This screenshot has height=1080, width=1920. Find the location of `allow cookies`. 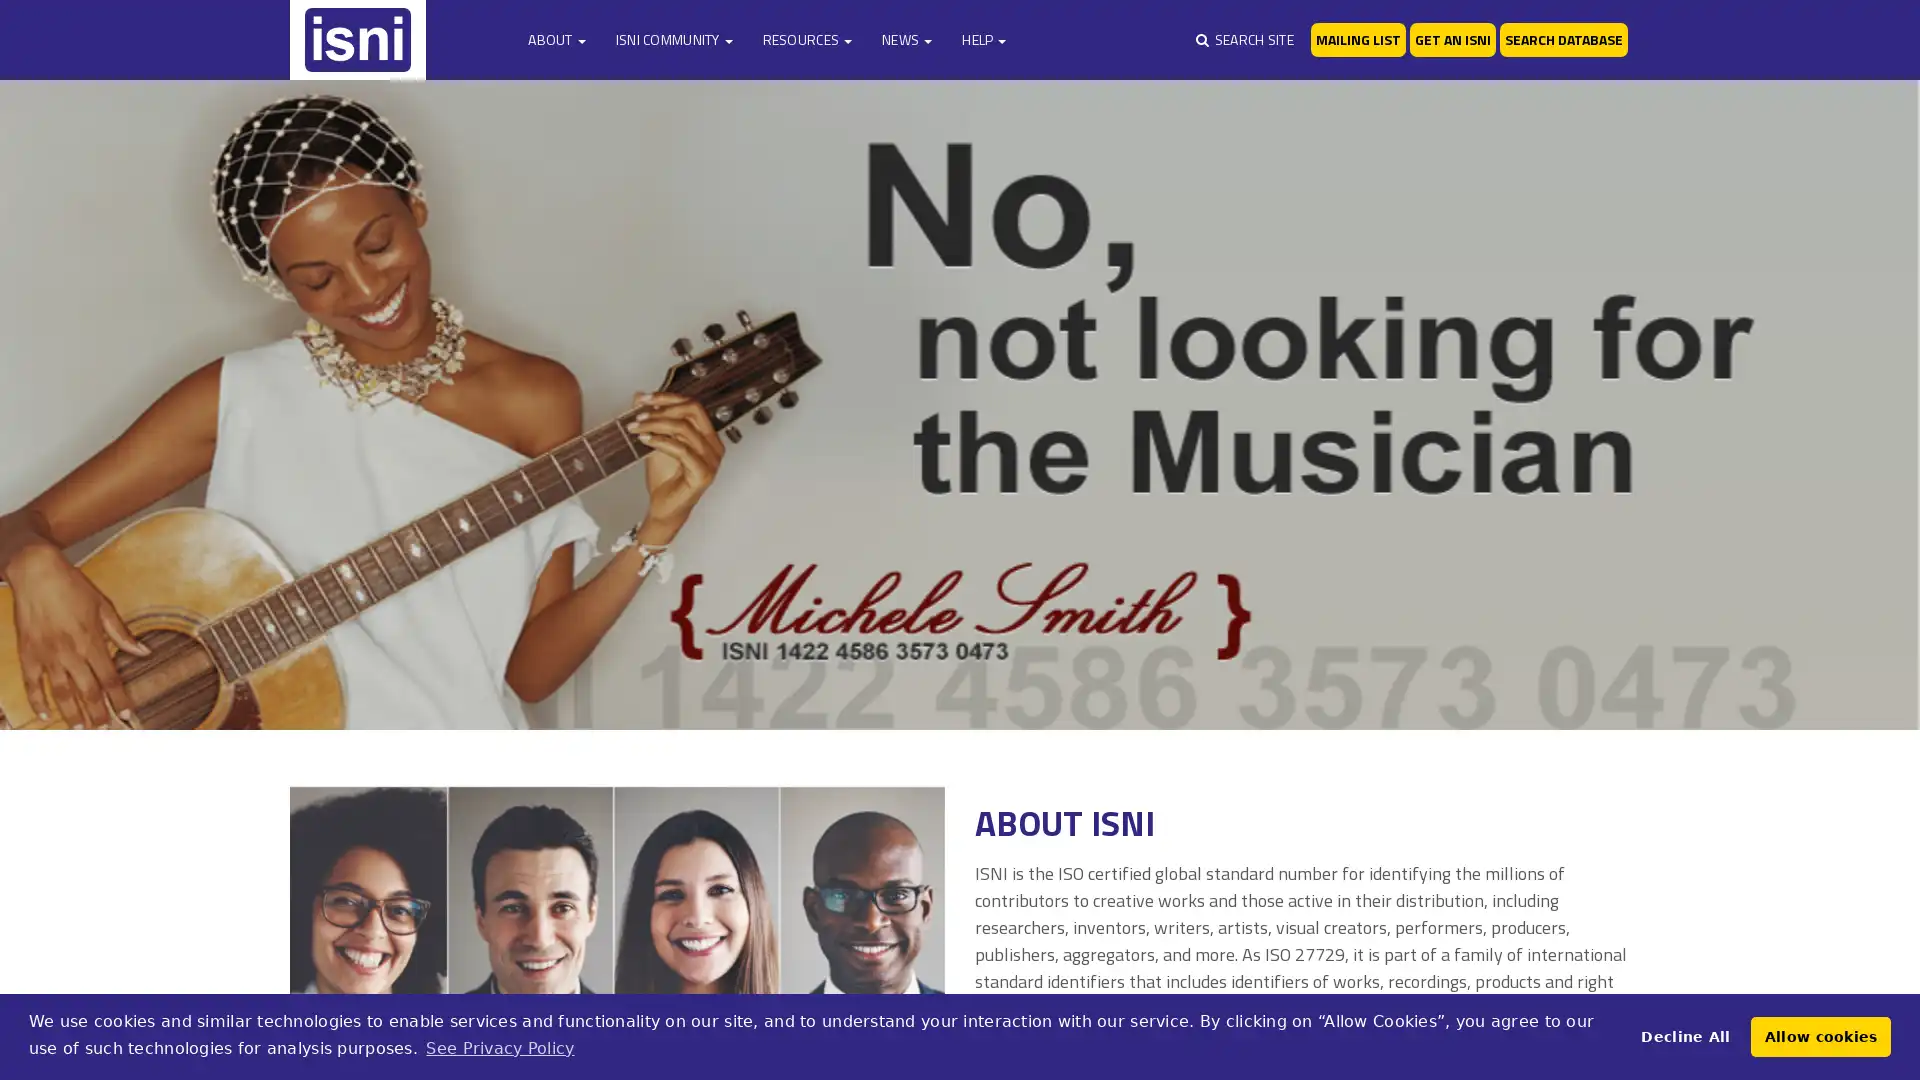

allow cookies is located at coordinates (1820, 1035).